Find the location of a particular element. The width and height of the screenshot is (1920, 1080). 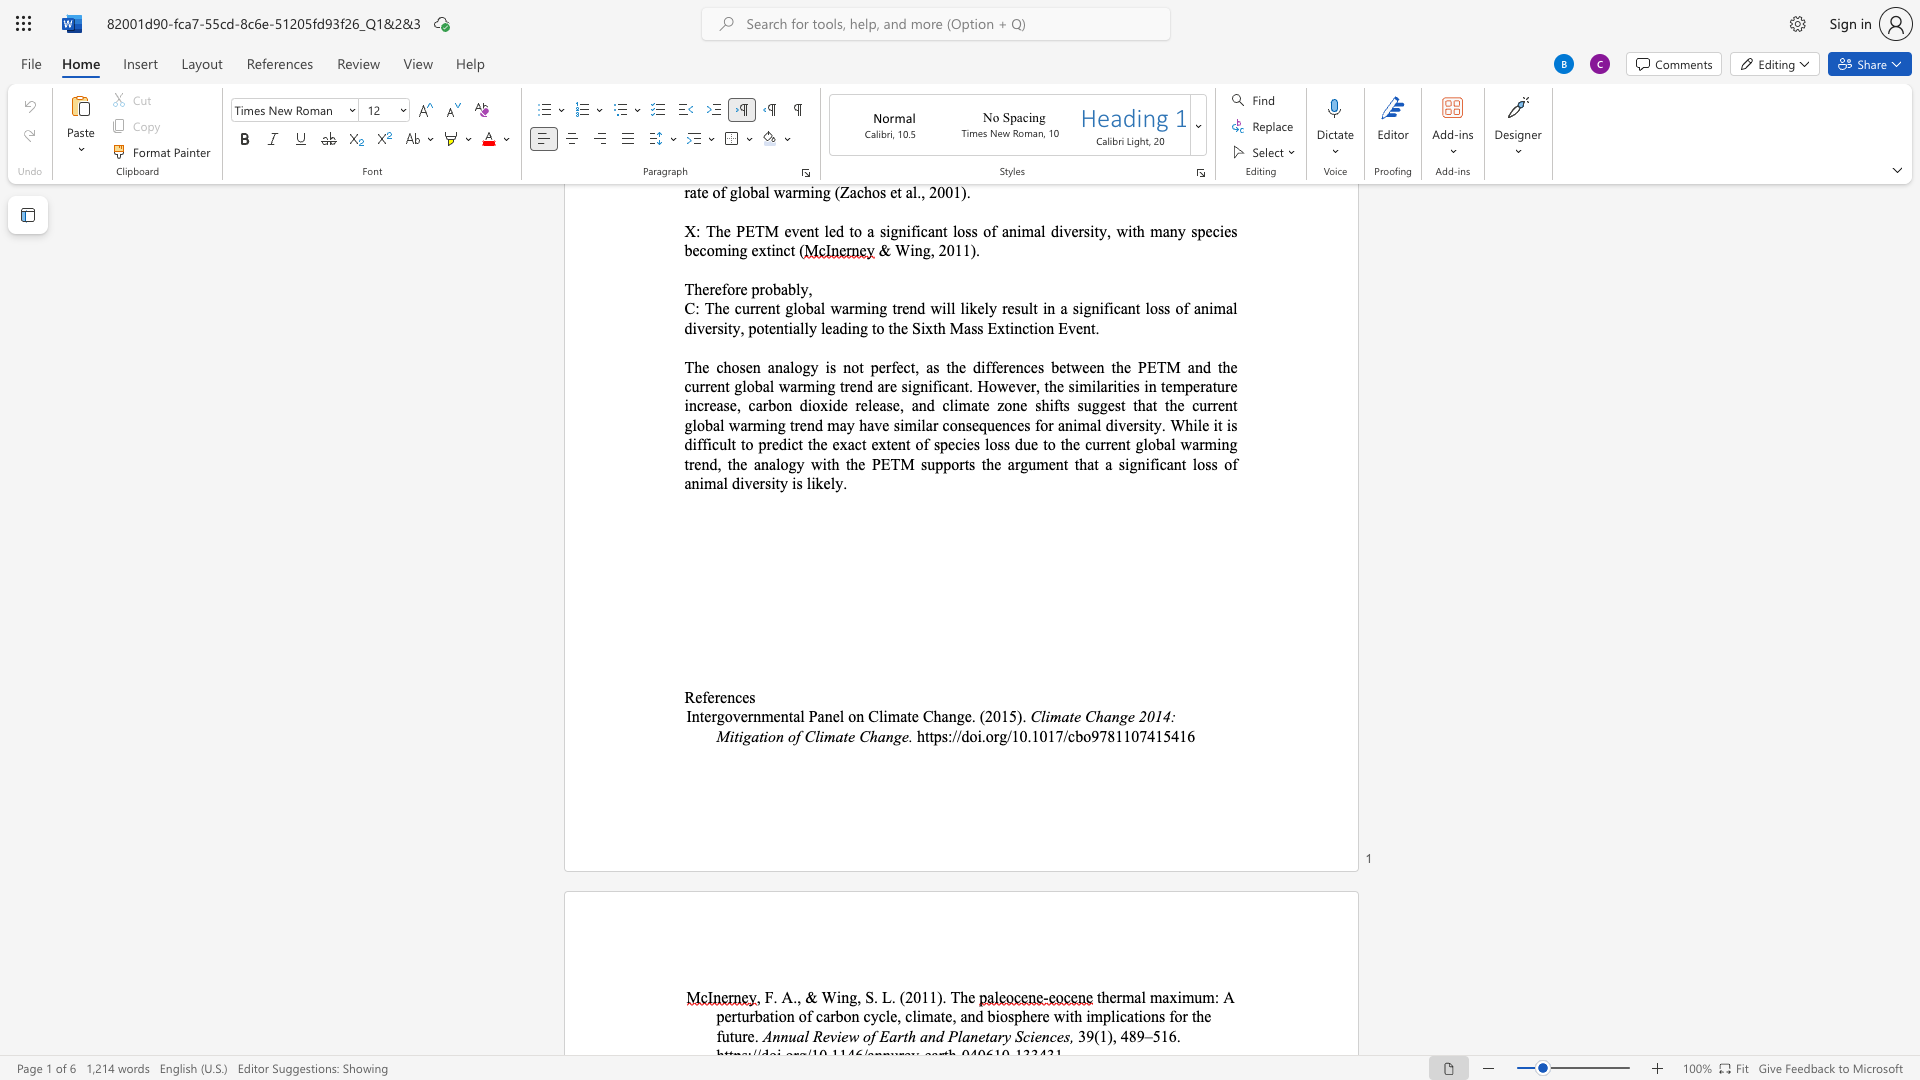

the space between the continuous character "1" and ")" in the text is located at coordinates (935, 997).